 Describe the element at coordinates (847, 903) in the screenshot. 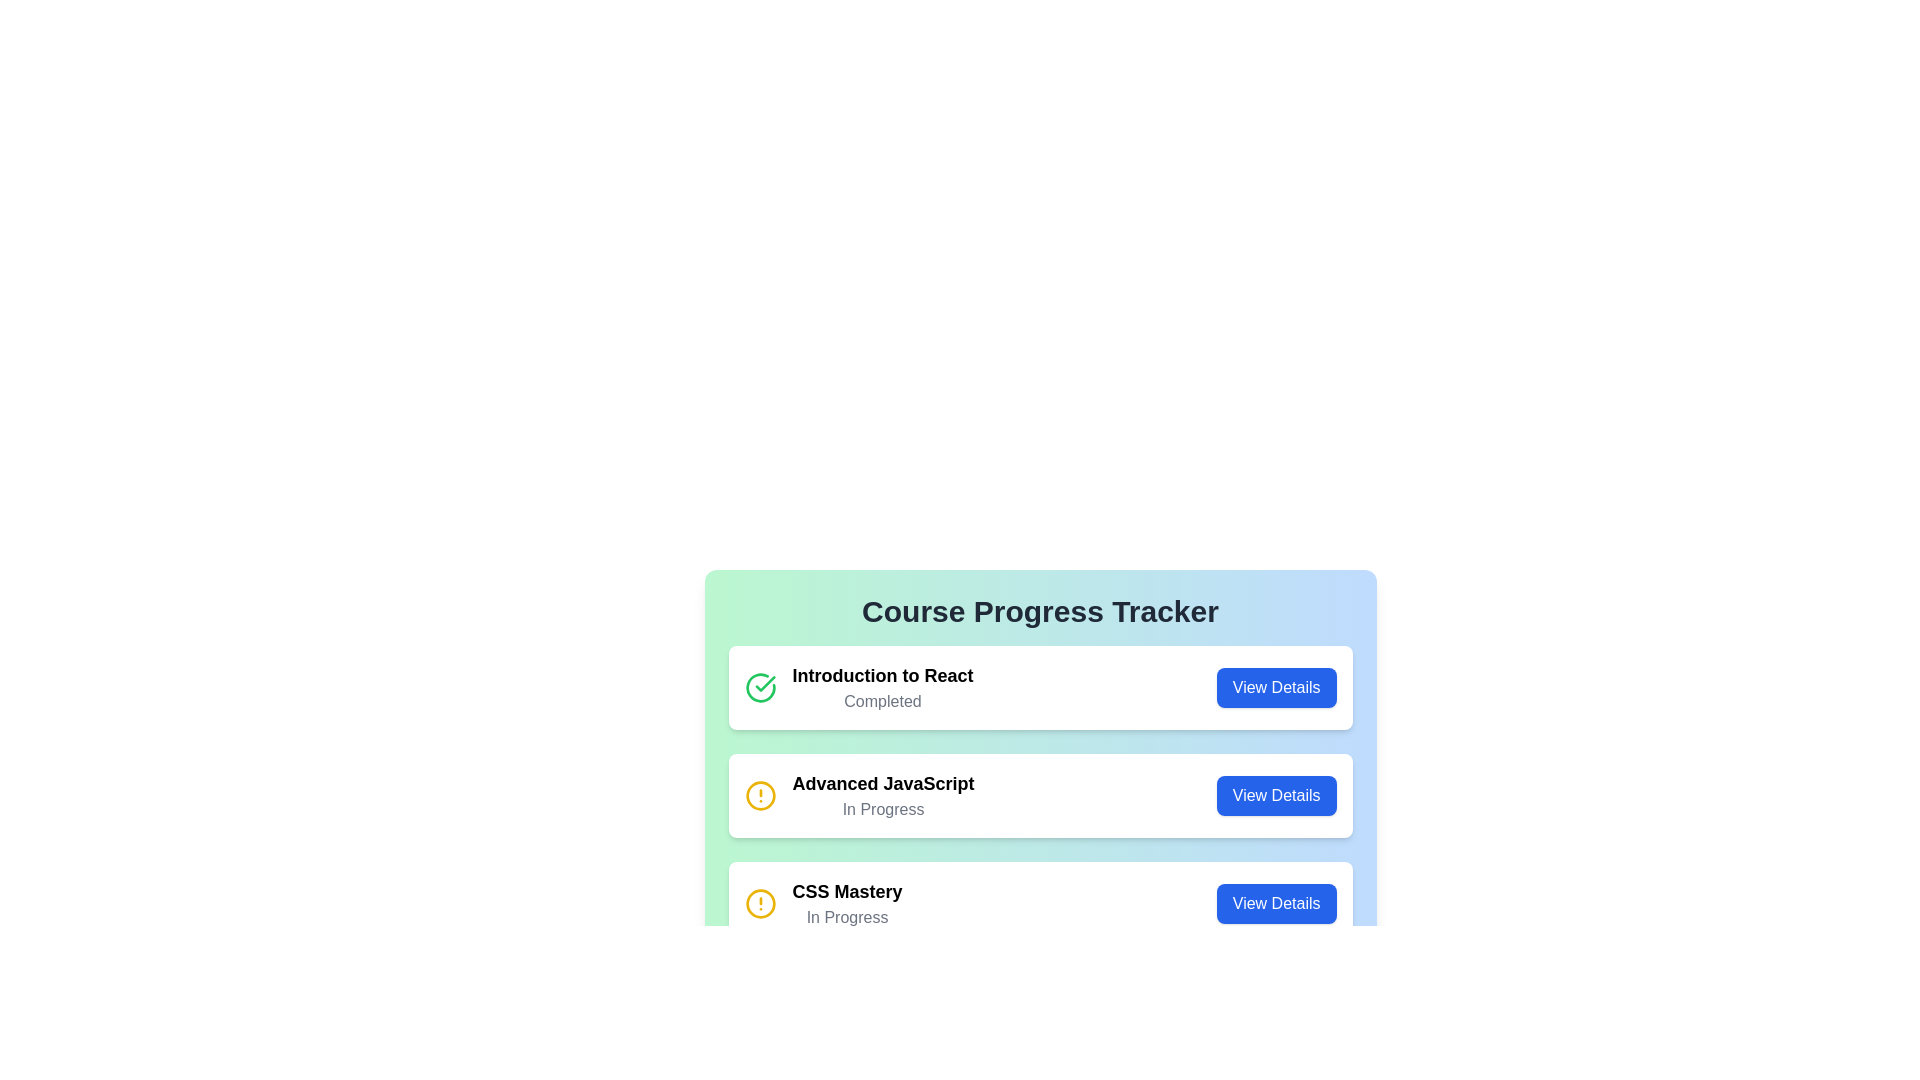

I see `the text block titled 'CSS Mastery' with subtitle 'In Progress' in the 'Course Progress Tracker' section, located above the 'View Details' button` at that location.